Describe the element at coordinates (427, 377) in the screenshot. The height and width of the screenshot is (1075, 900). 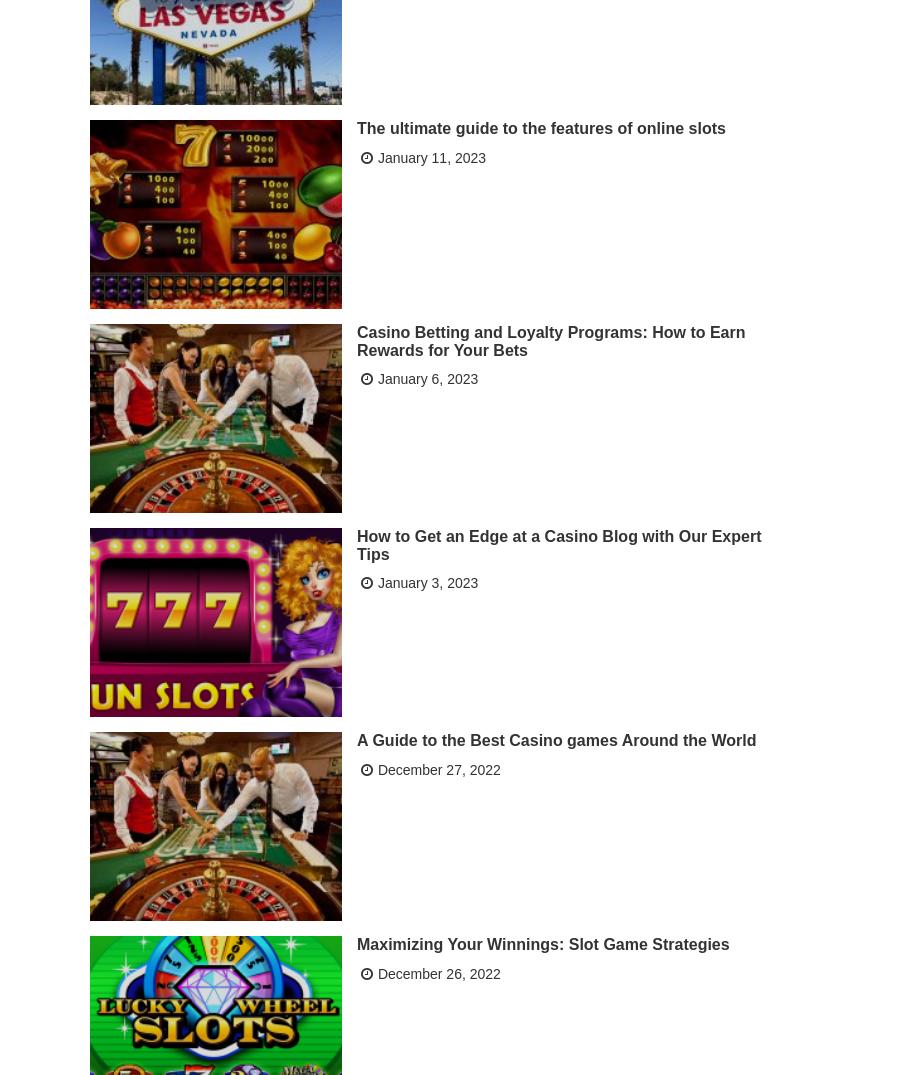
I see `'January 6, 2023'` at that location.